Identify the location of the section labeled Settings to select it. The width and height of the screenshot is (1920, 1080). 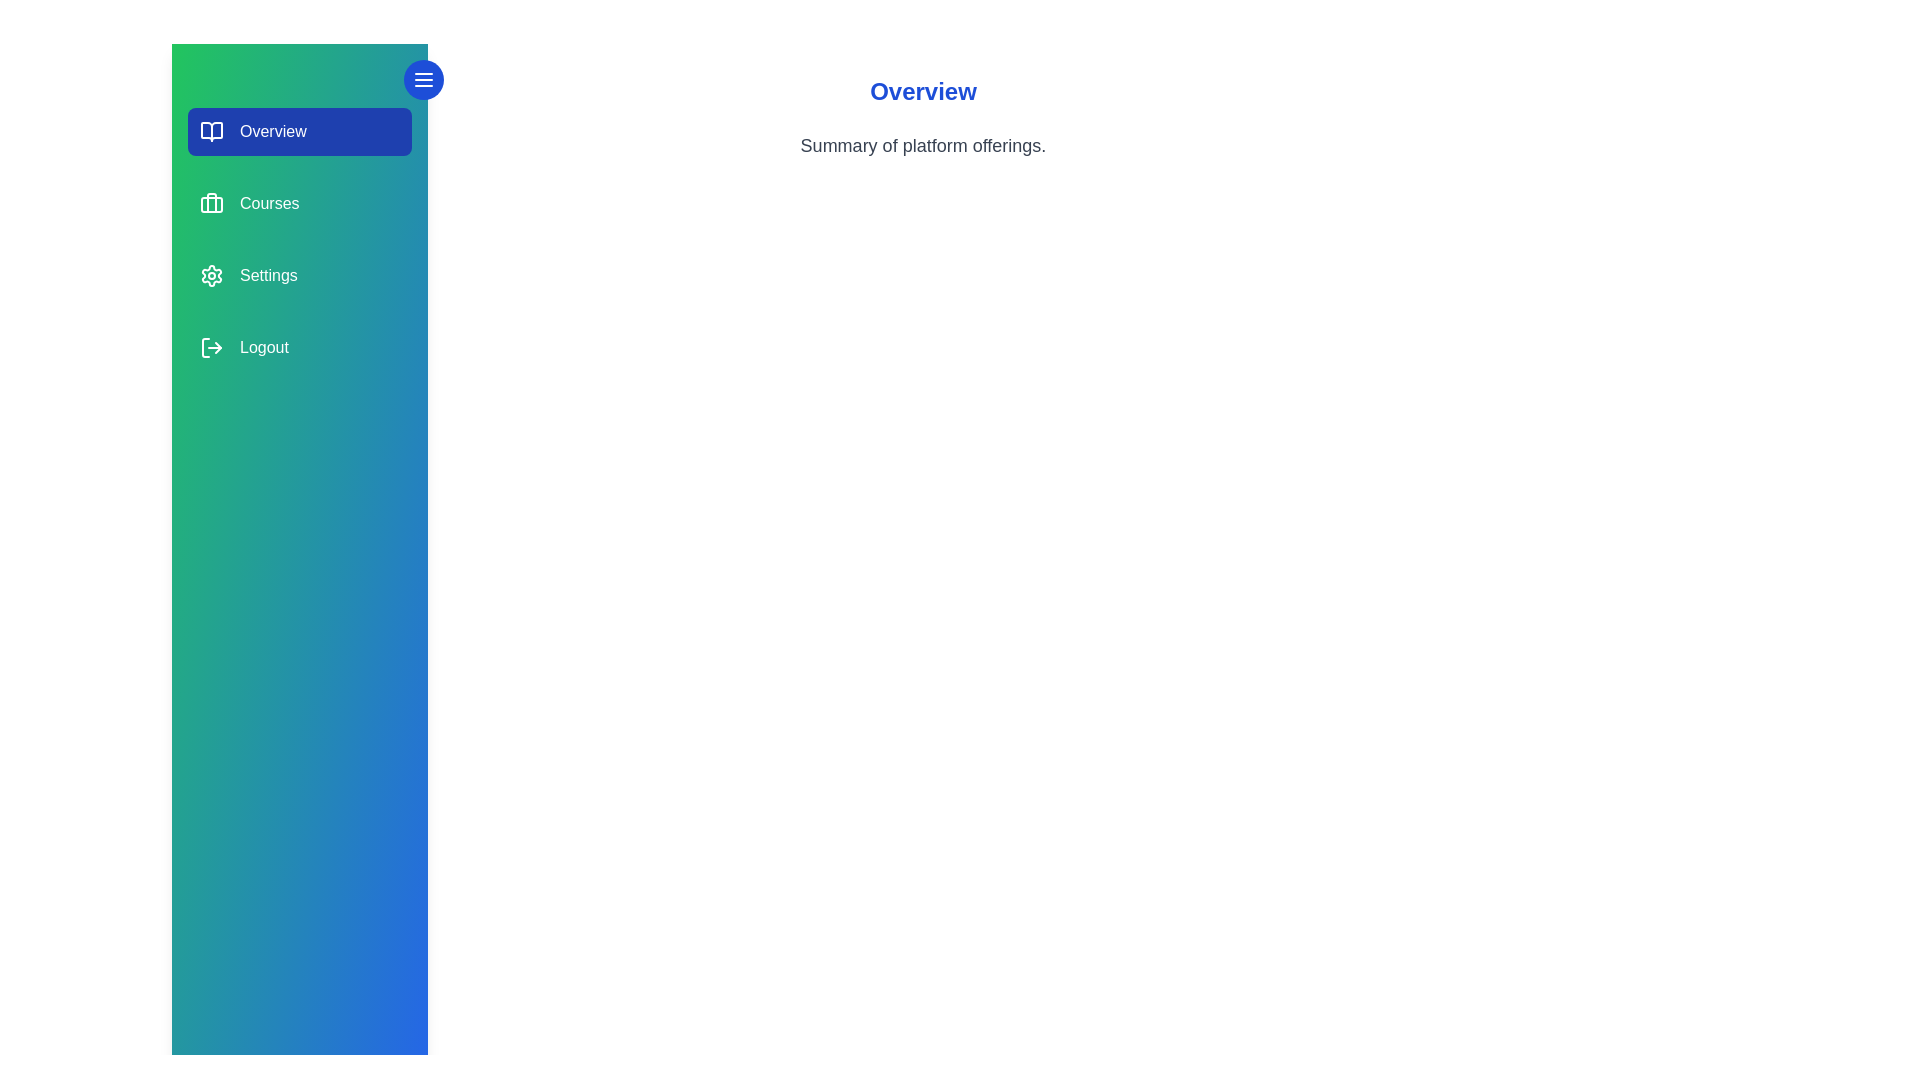
(298, 276).